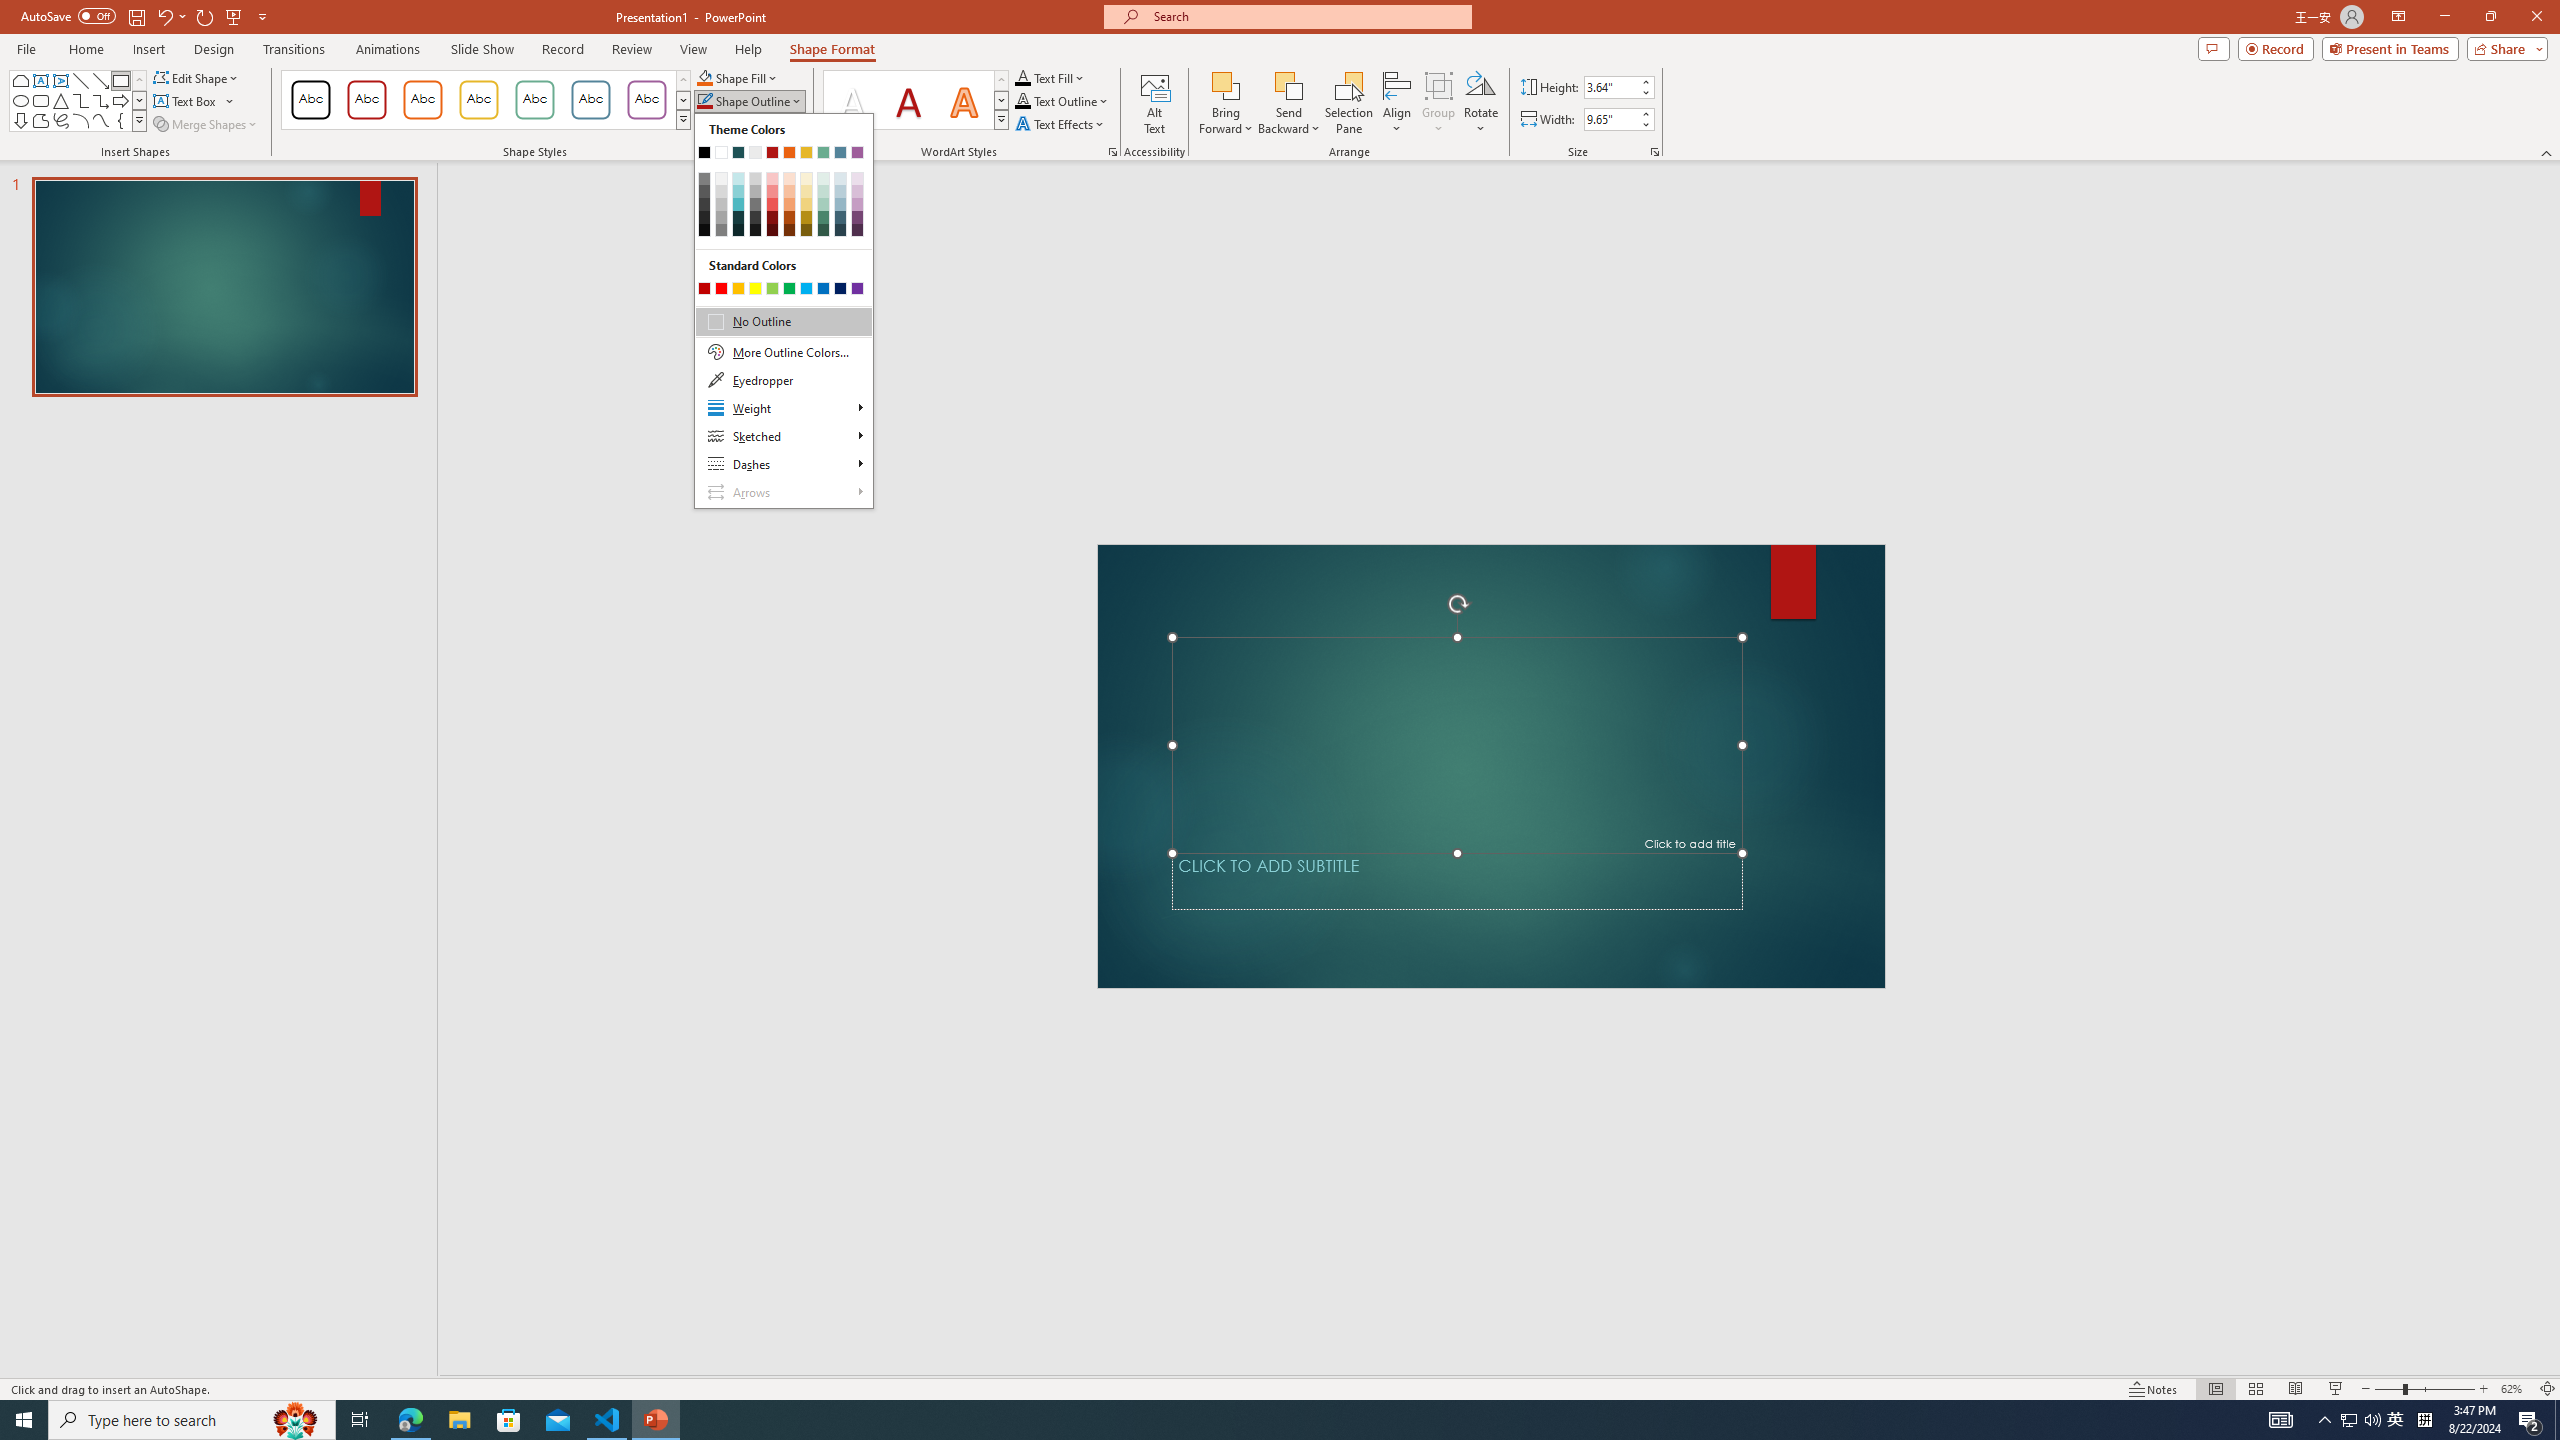 The image size is (2560, 1440). What do you see at coordinates (186, 99) in the screenshot?
I see `'Draw Horizontal Text Box'` at bounding box center [186, 99].